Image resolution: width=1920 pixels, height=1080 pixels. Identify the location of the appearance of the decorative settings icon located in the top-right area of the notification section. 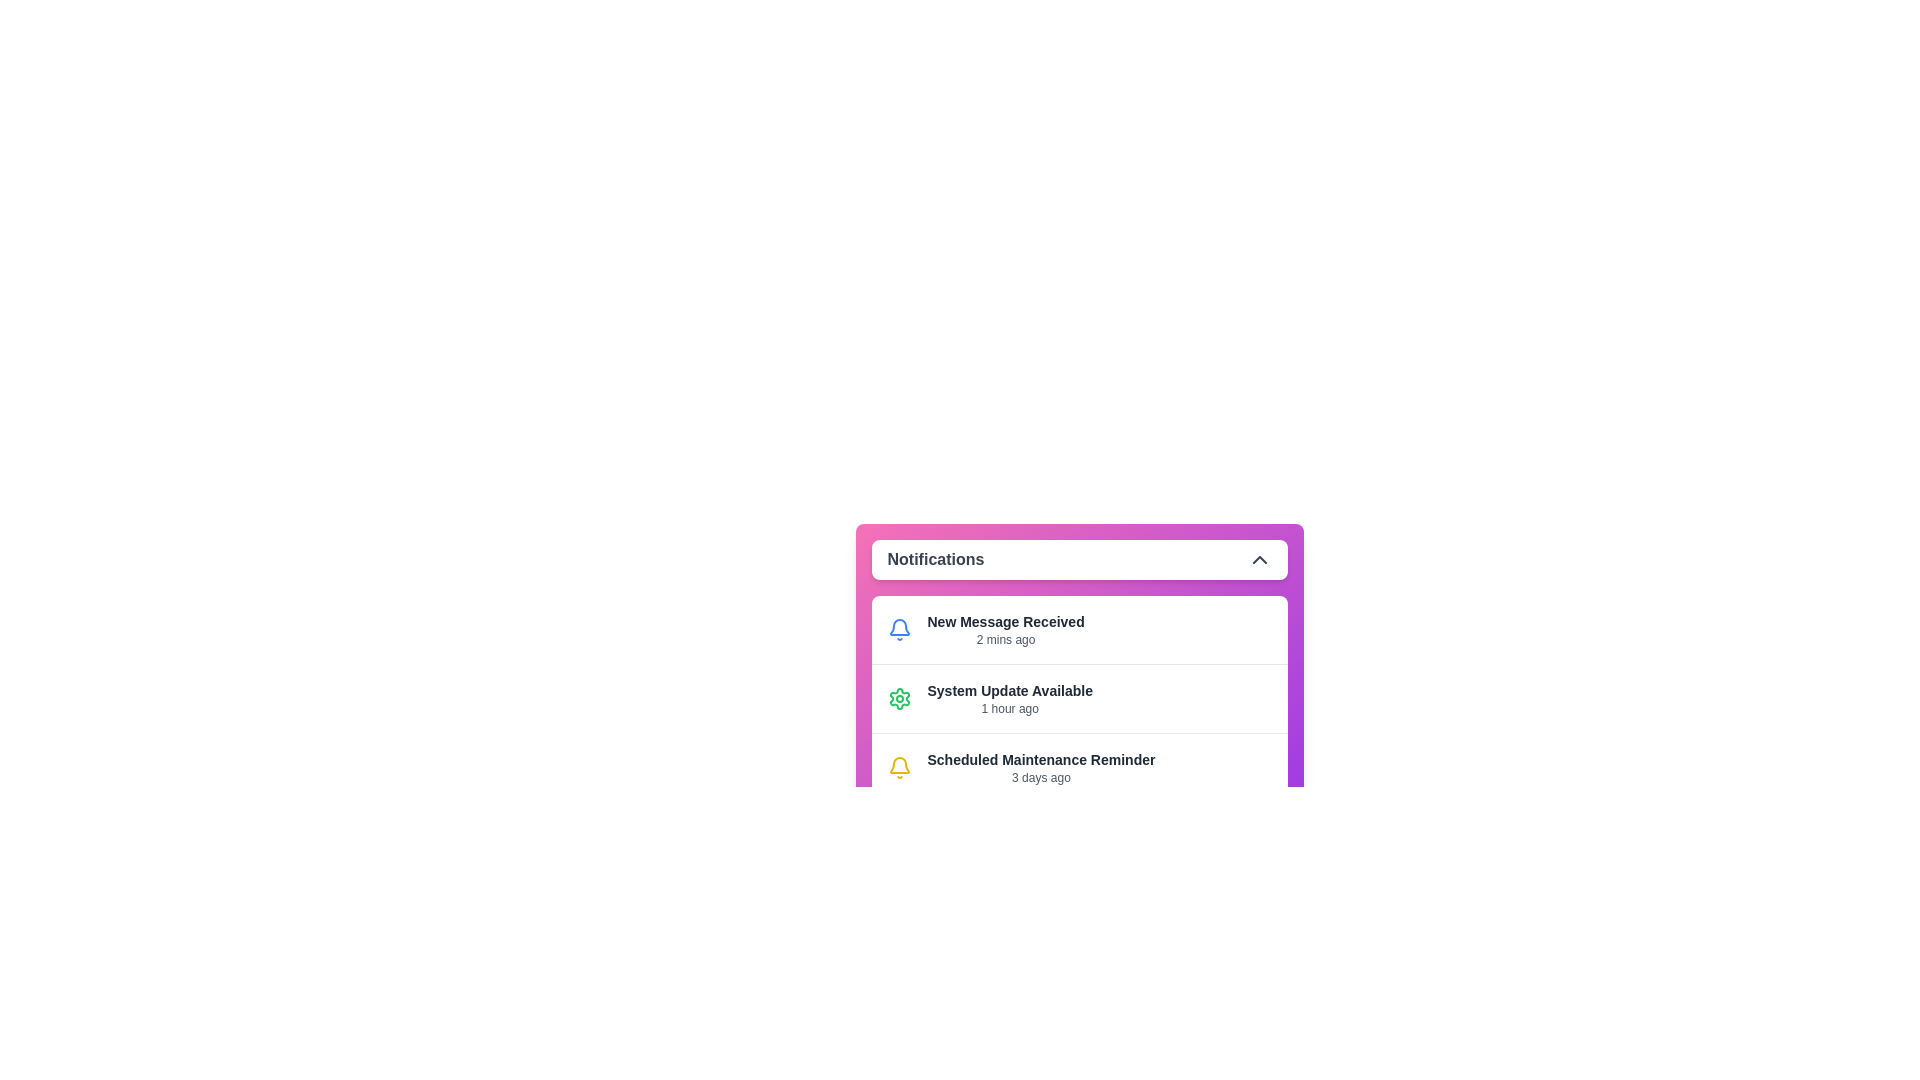
(898, 697).